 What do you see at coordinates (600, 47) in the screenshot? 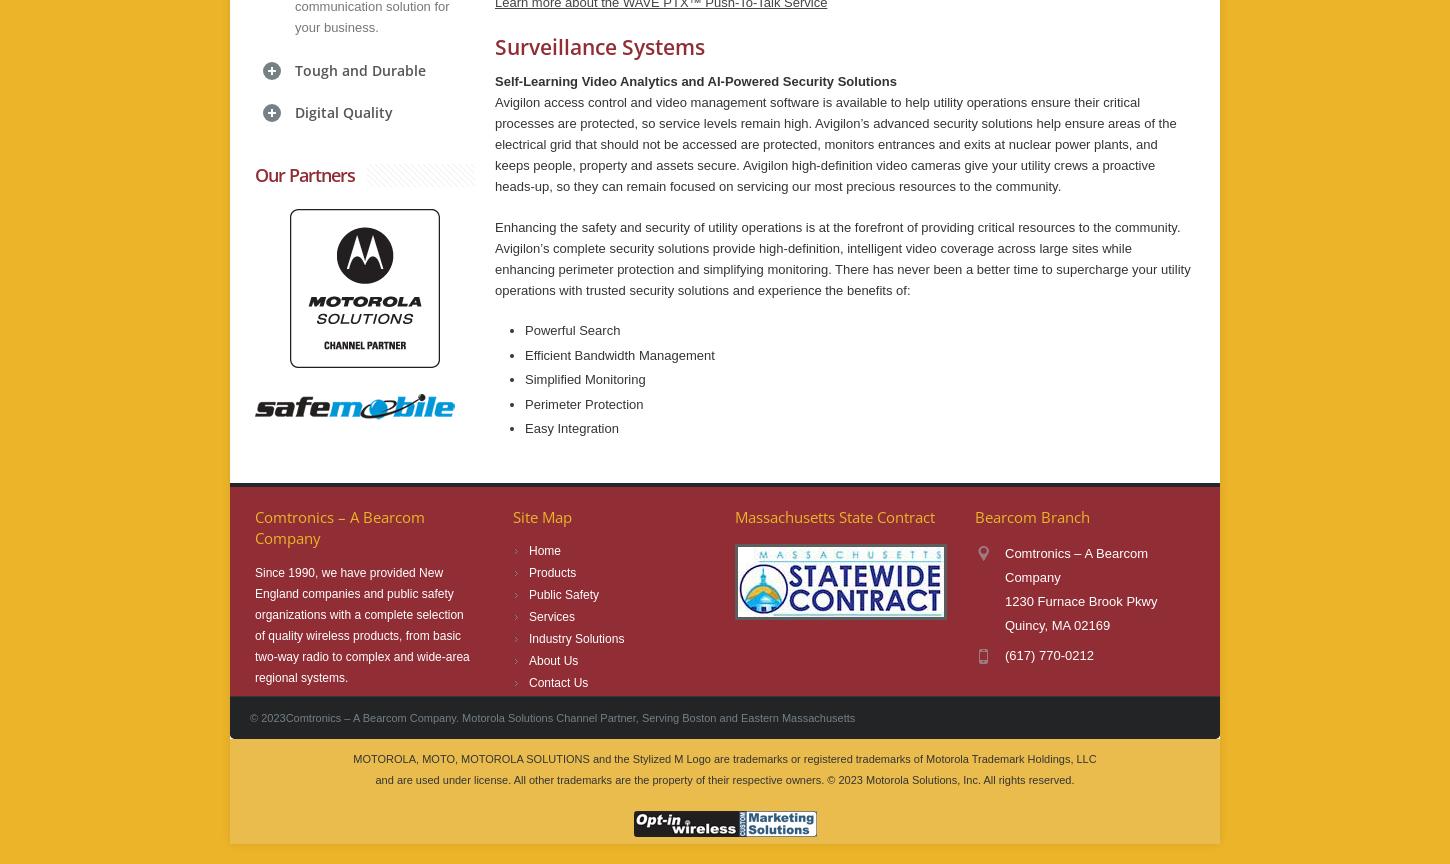
I see `'Surveillance Systems'` at bounding box center [600, 47].